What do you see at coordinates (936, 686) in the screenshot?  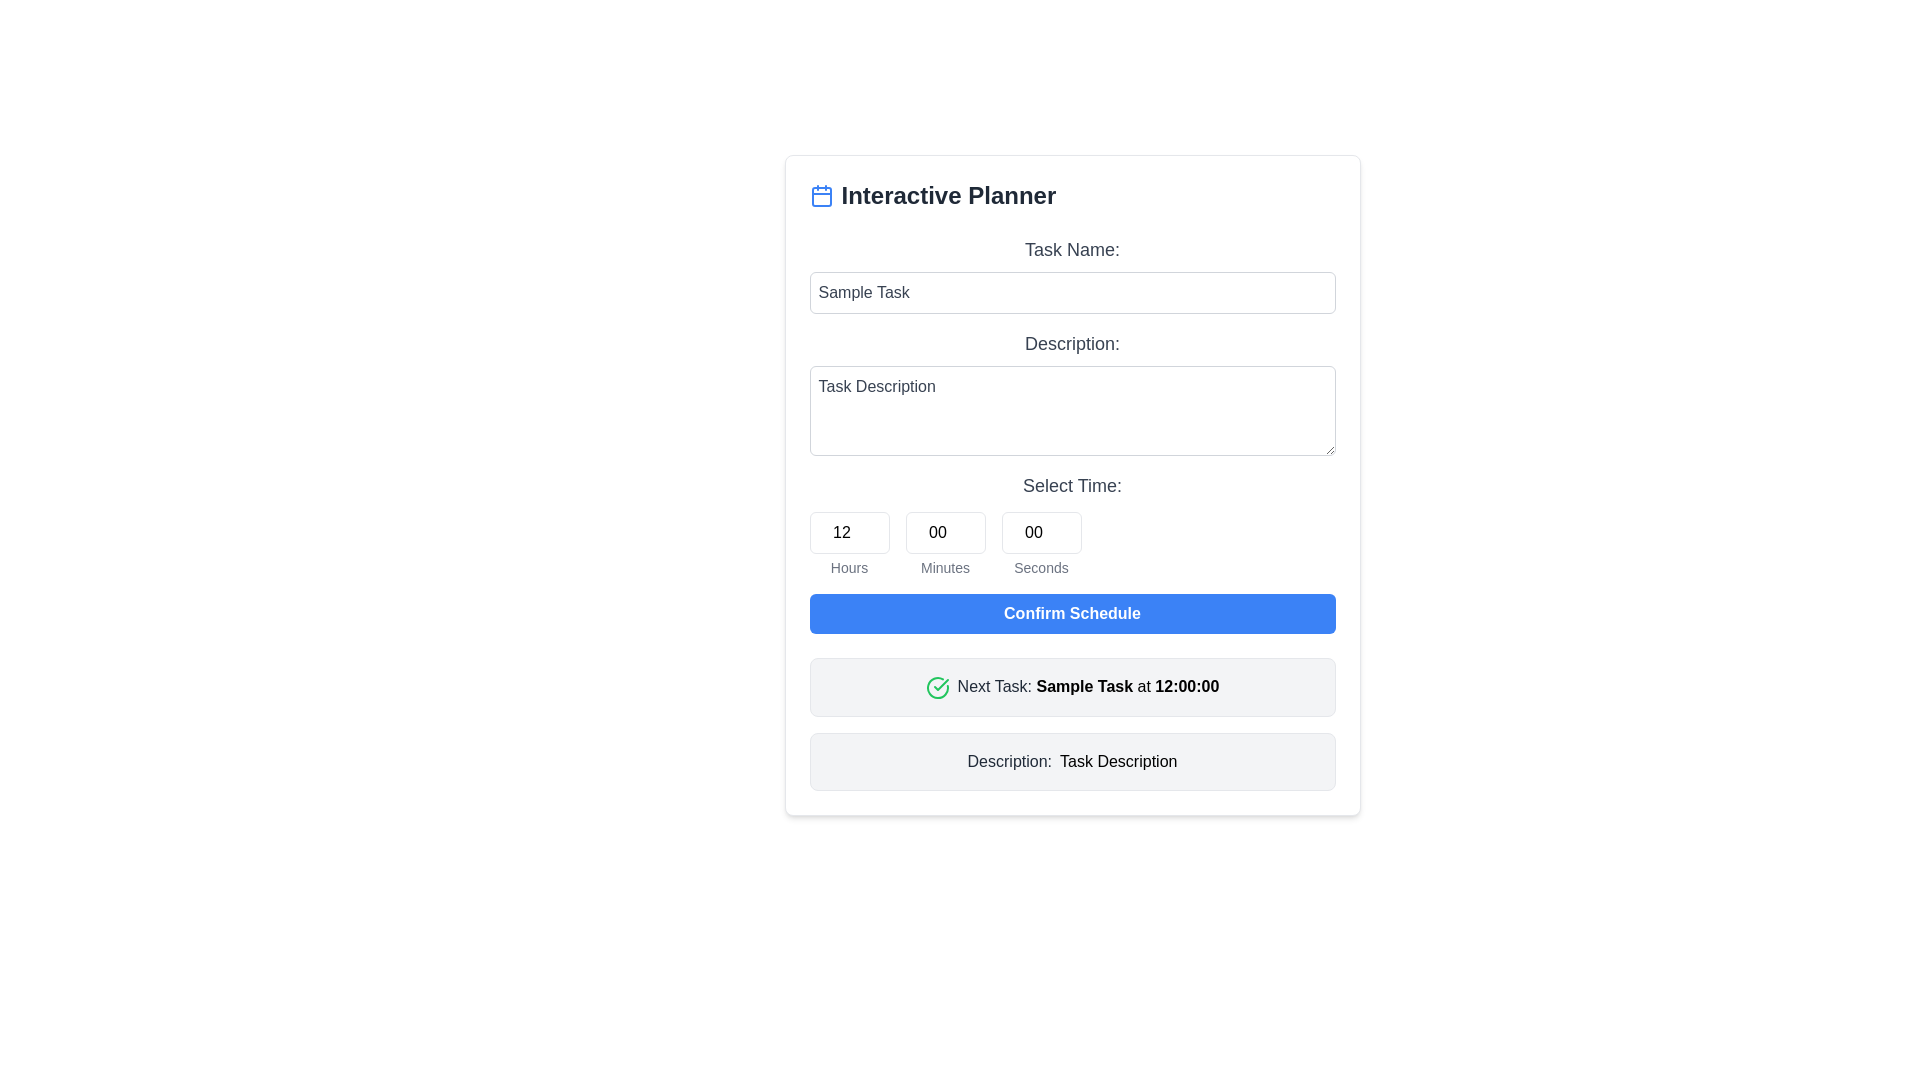 I see `the completed status icon located at the beginning of the 'Next Task: Sample Task at 12:00:00' section` at bounding box center [936, 686].